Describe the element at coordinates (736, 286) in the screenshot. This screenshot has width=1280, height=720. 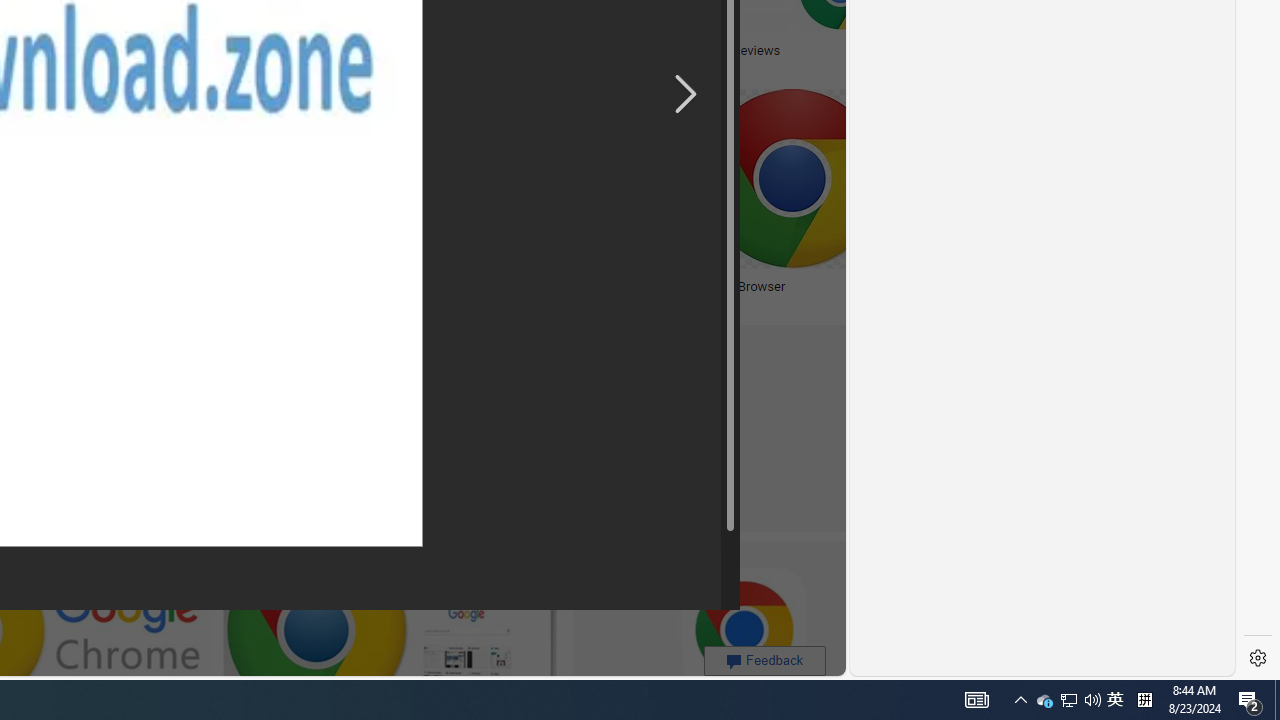
I see `'Chrome Browser'` at that location.